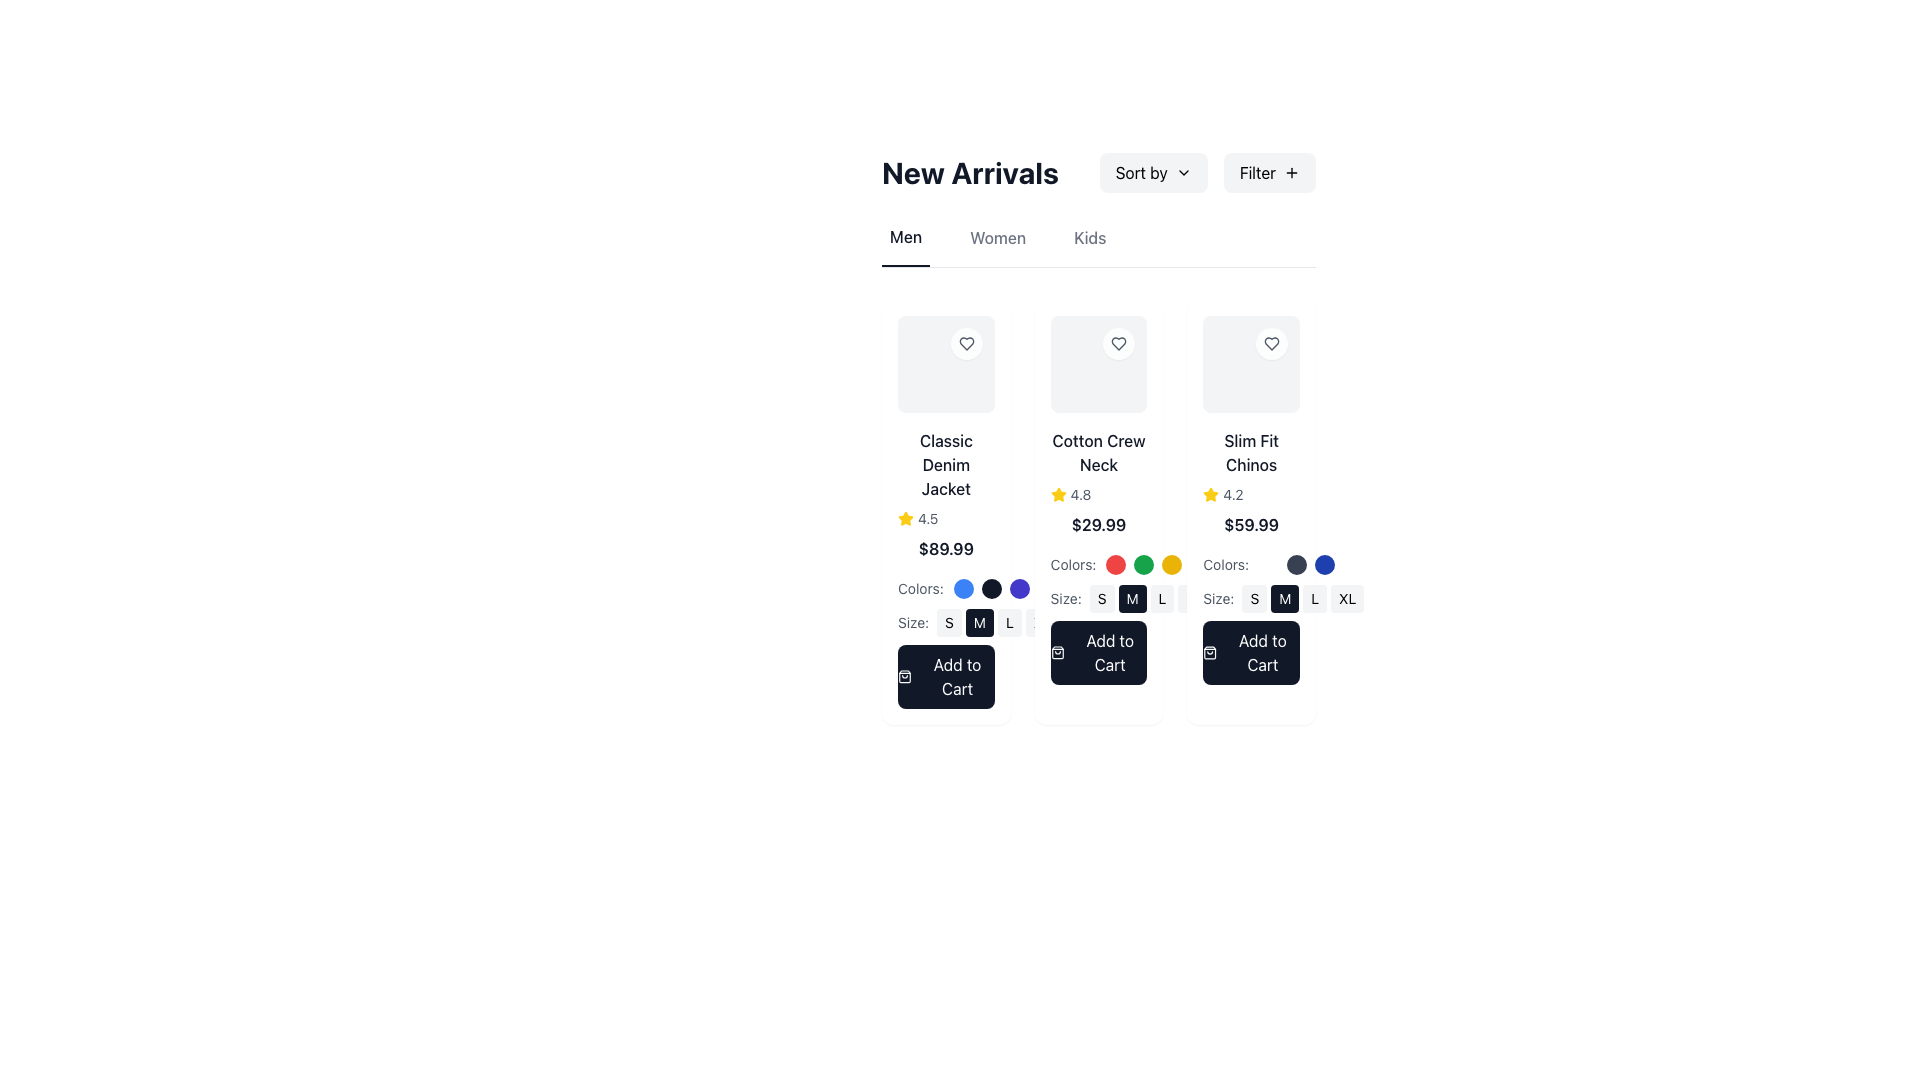 This screenshot has width=1920, height=1080. I want to click on the Heart icon button in the top-right corner of the 'Classic Denim Jacket' product card to mark it as a favorite, so click(966, 342).